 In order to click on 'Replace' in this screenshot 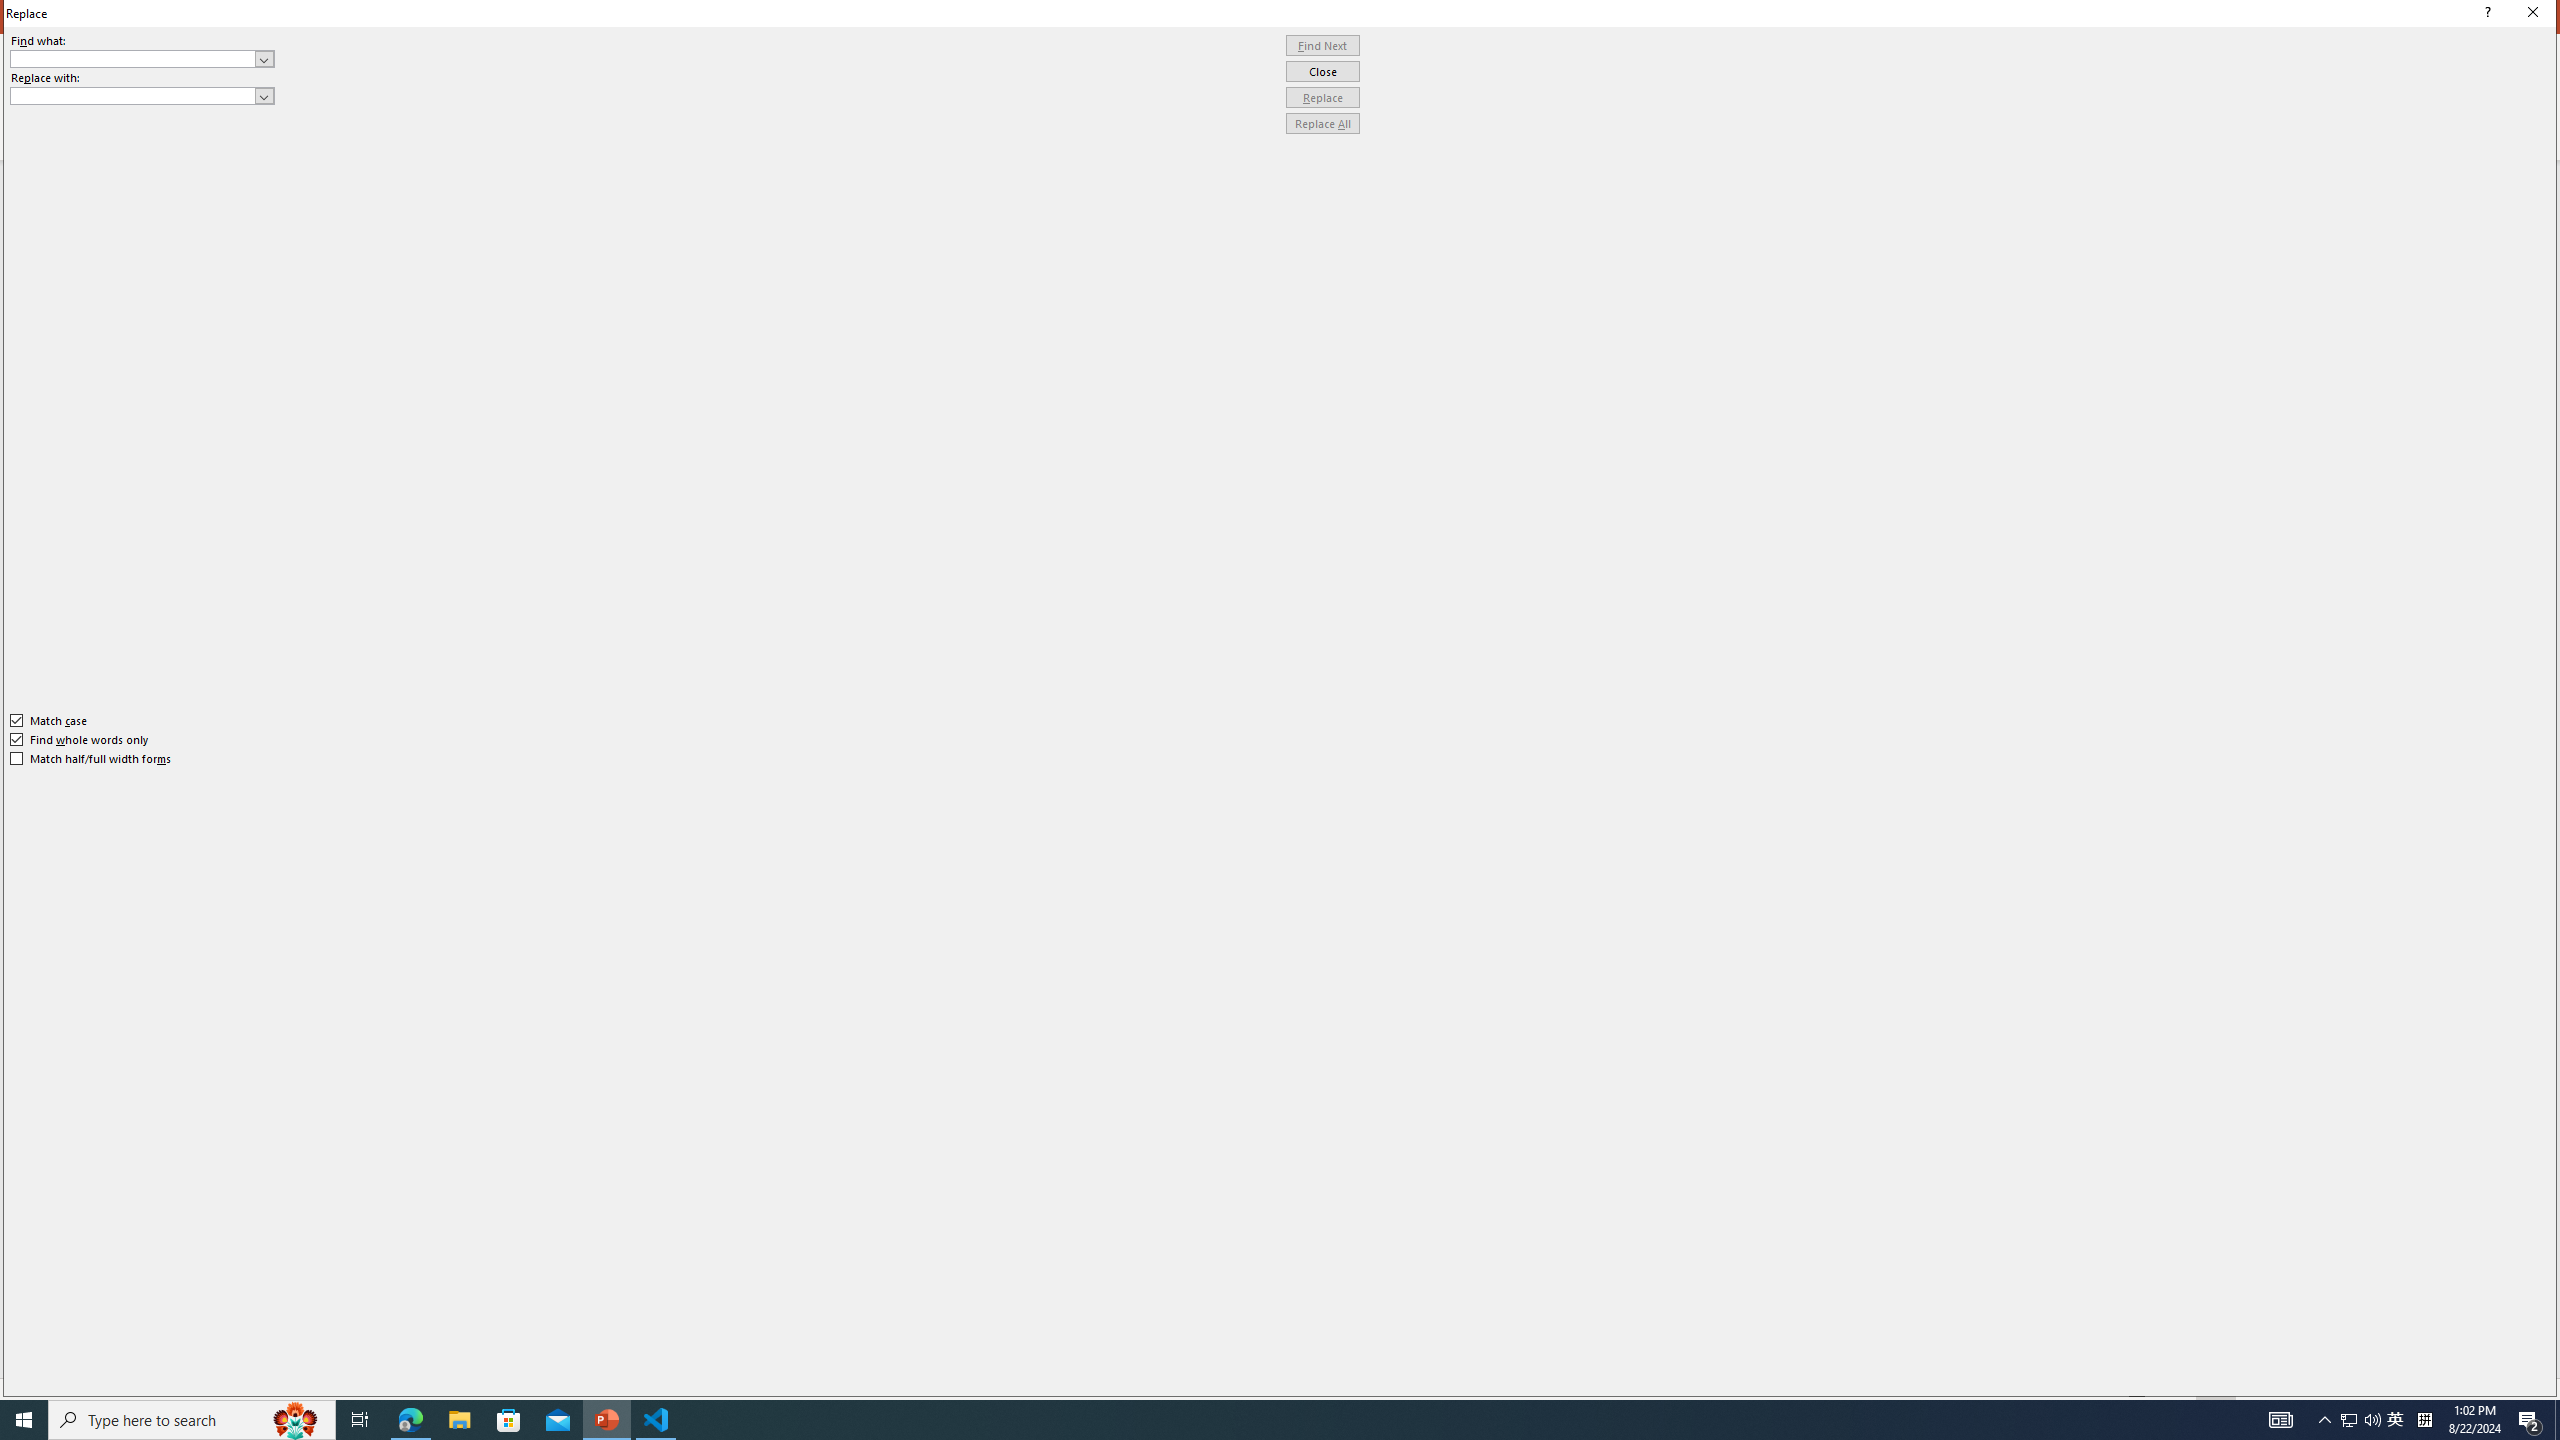, I will do `click(1322, 96)`.